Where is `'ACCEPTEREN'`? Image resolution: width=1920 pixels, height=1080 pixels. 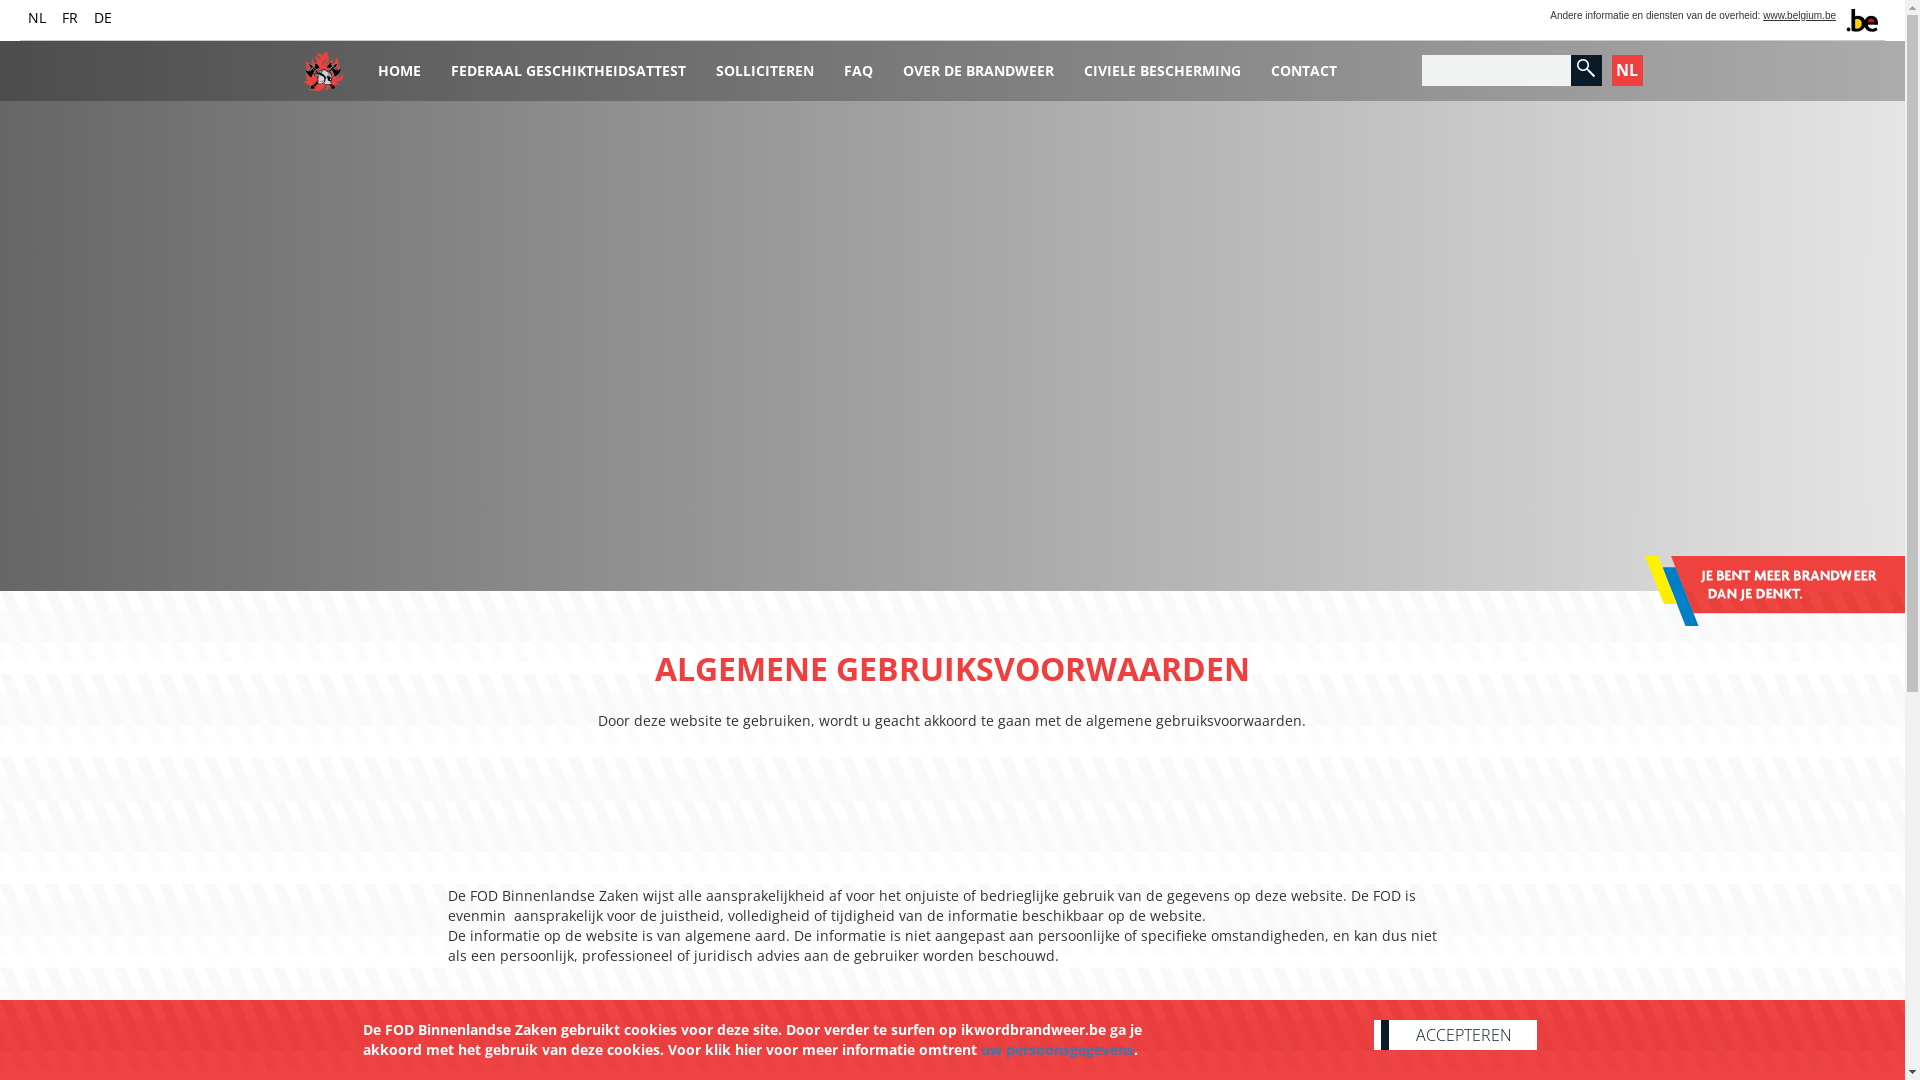 'ACCEPTEREN' is located at coordinates (1455, 1034).